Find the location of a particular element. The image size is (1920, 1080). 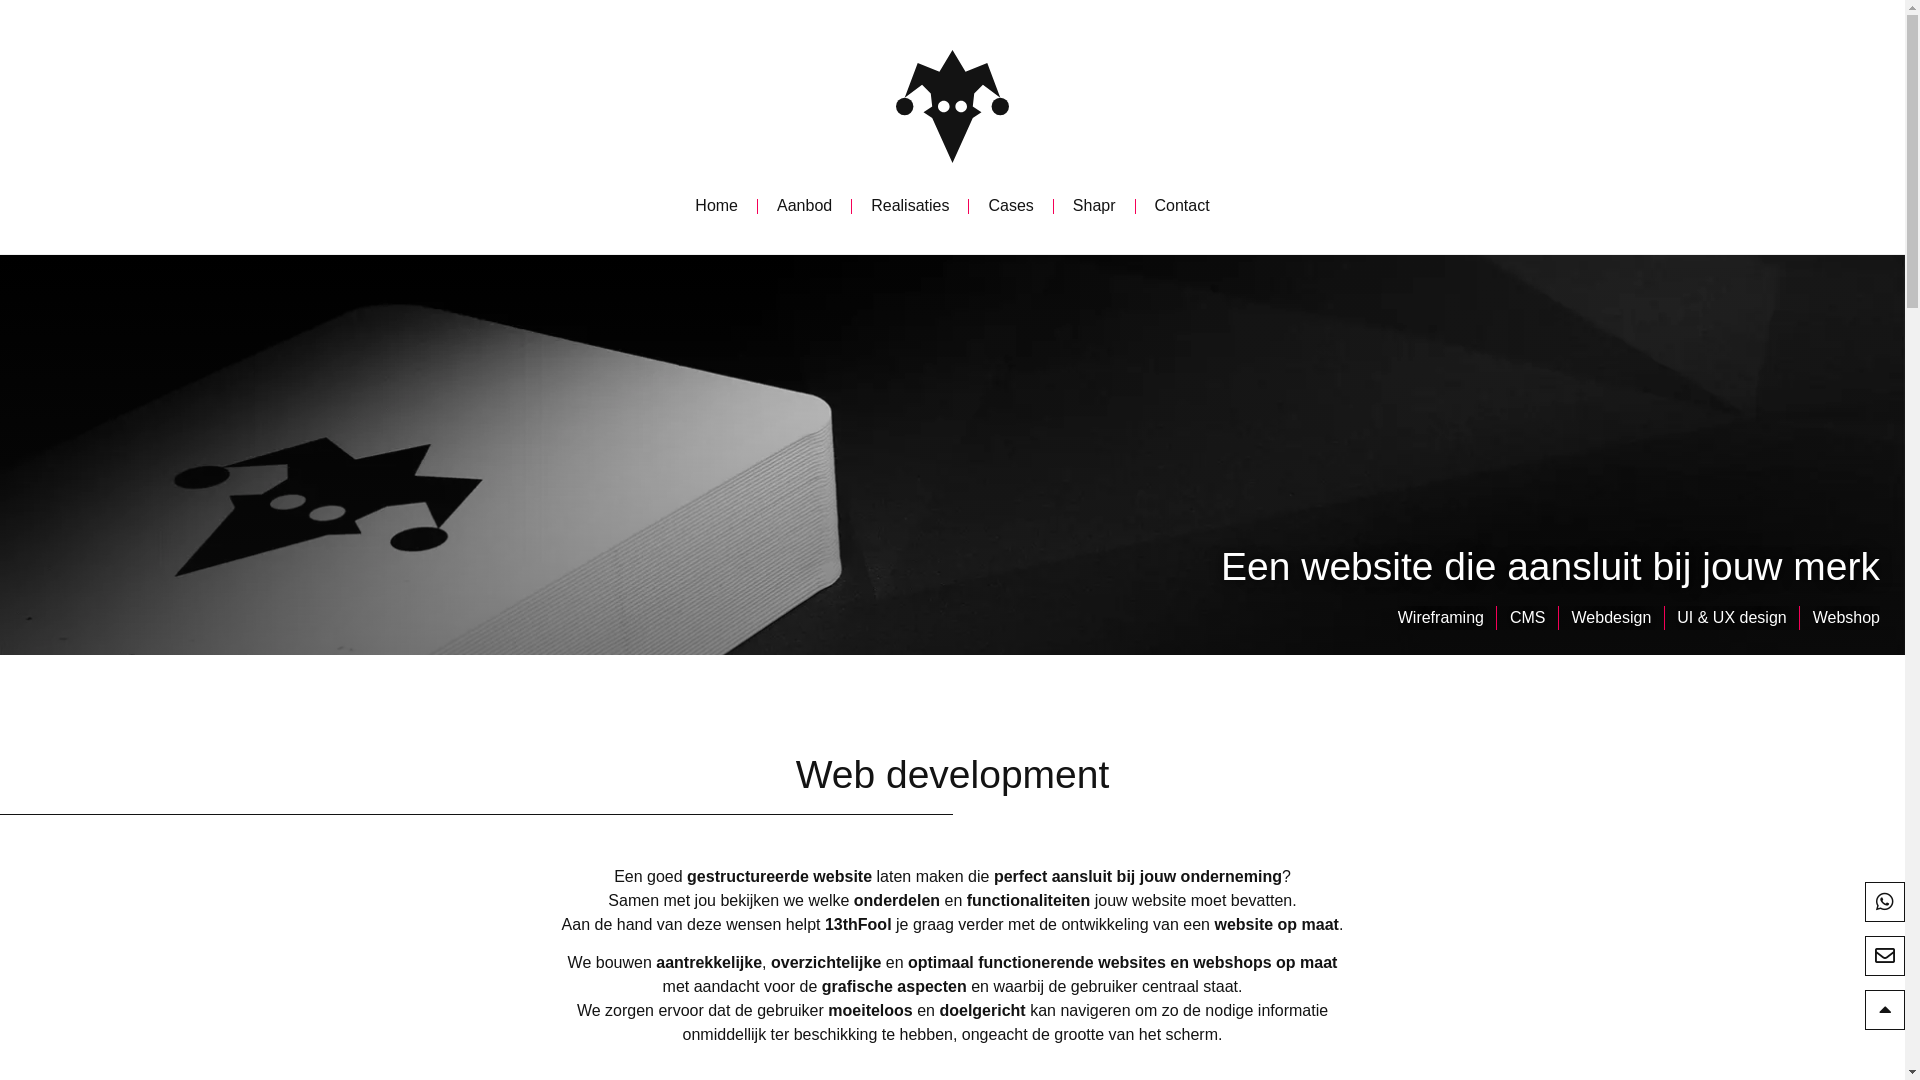

'Cases' is located at coordinates (1010, 205).